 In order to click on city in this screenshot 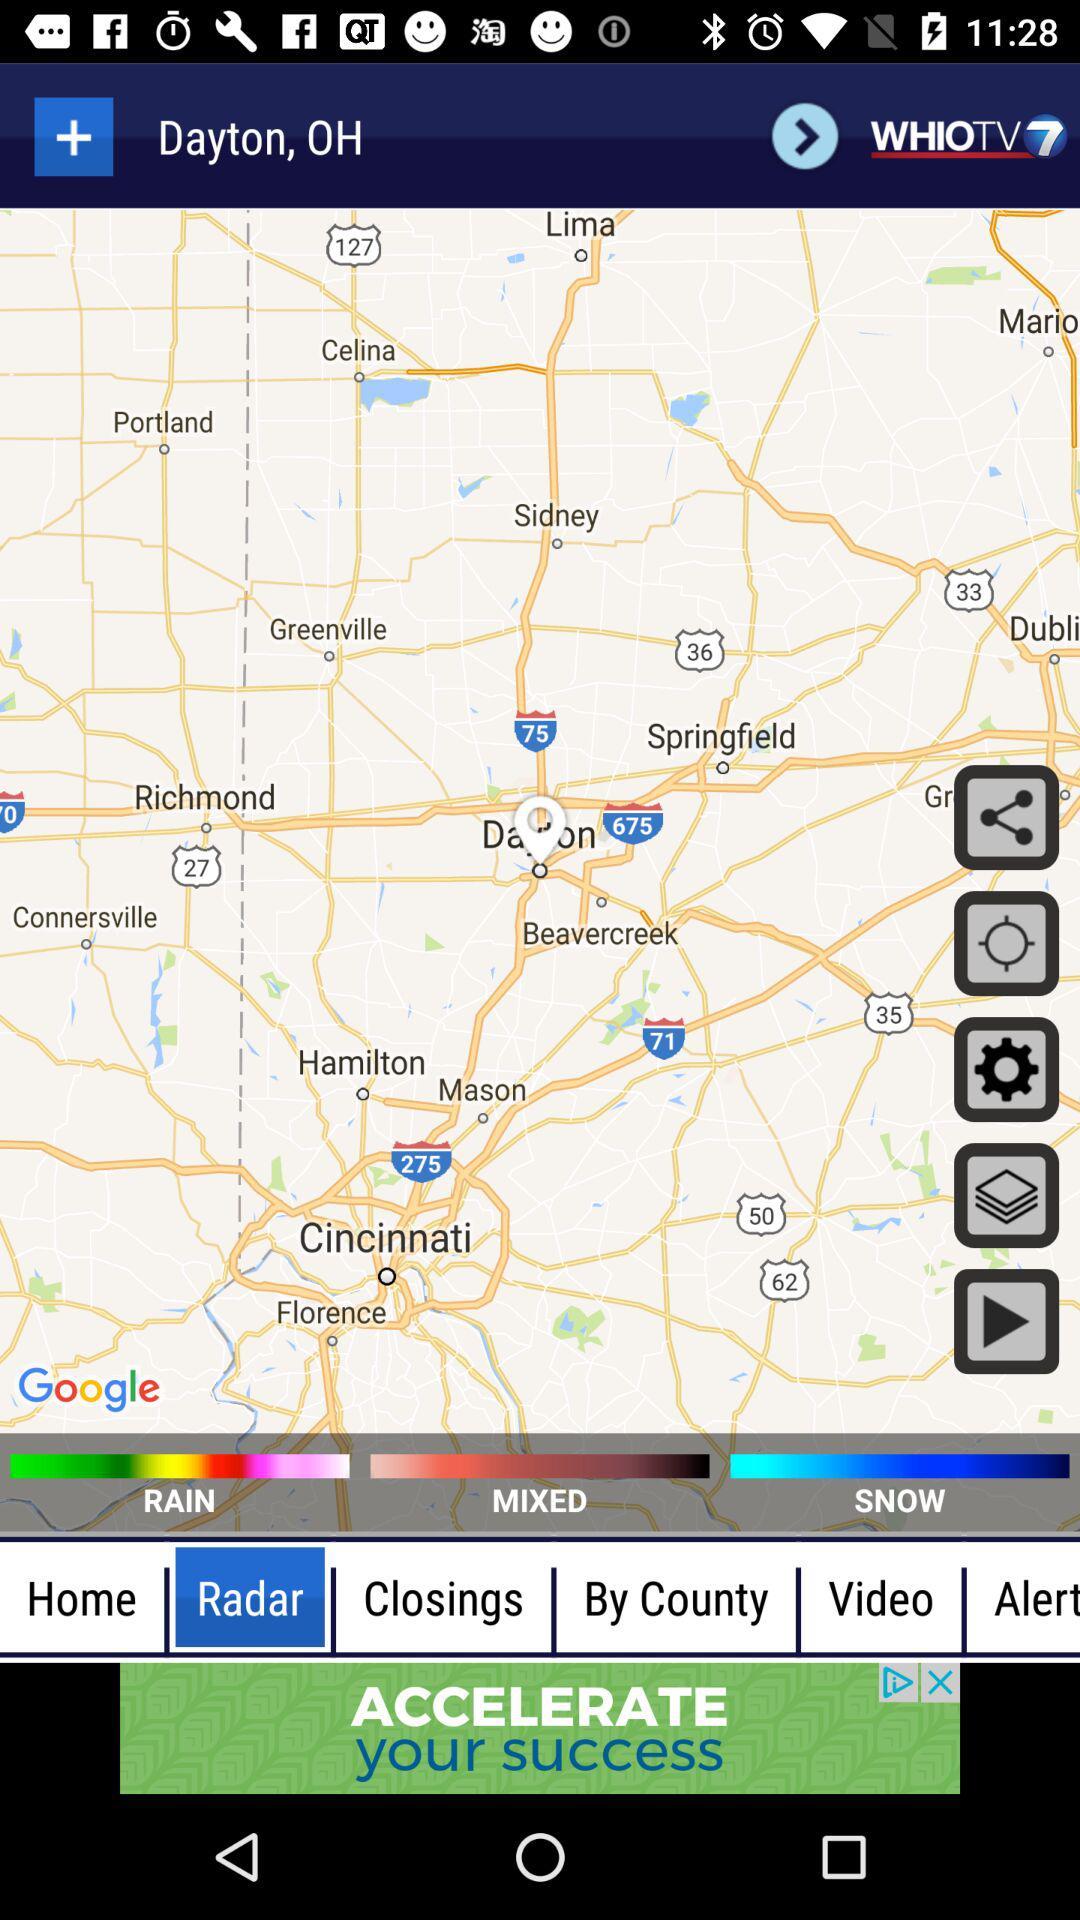, I will do `click(72, 135)`.